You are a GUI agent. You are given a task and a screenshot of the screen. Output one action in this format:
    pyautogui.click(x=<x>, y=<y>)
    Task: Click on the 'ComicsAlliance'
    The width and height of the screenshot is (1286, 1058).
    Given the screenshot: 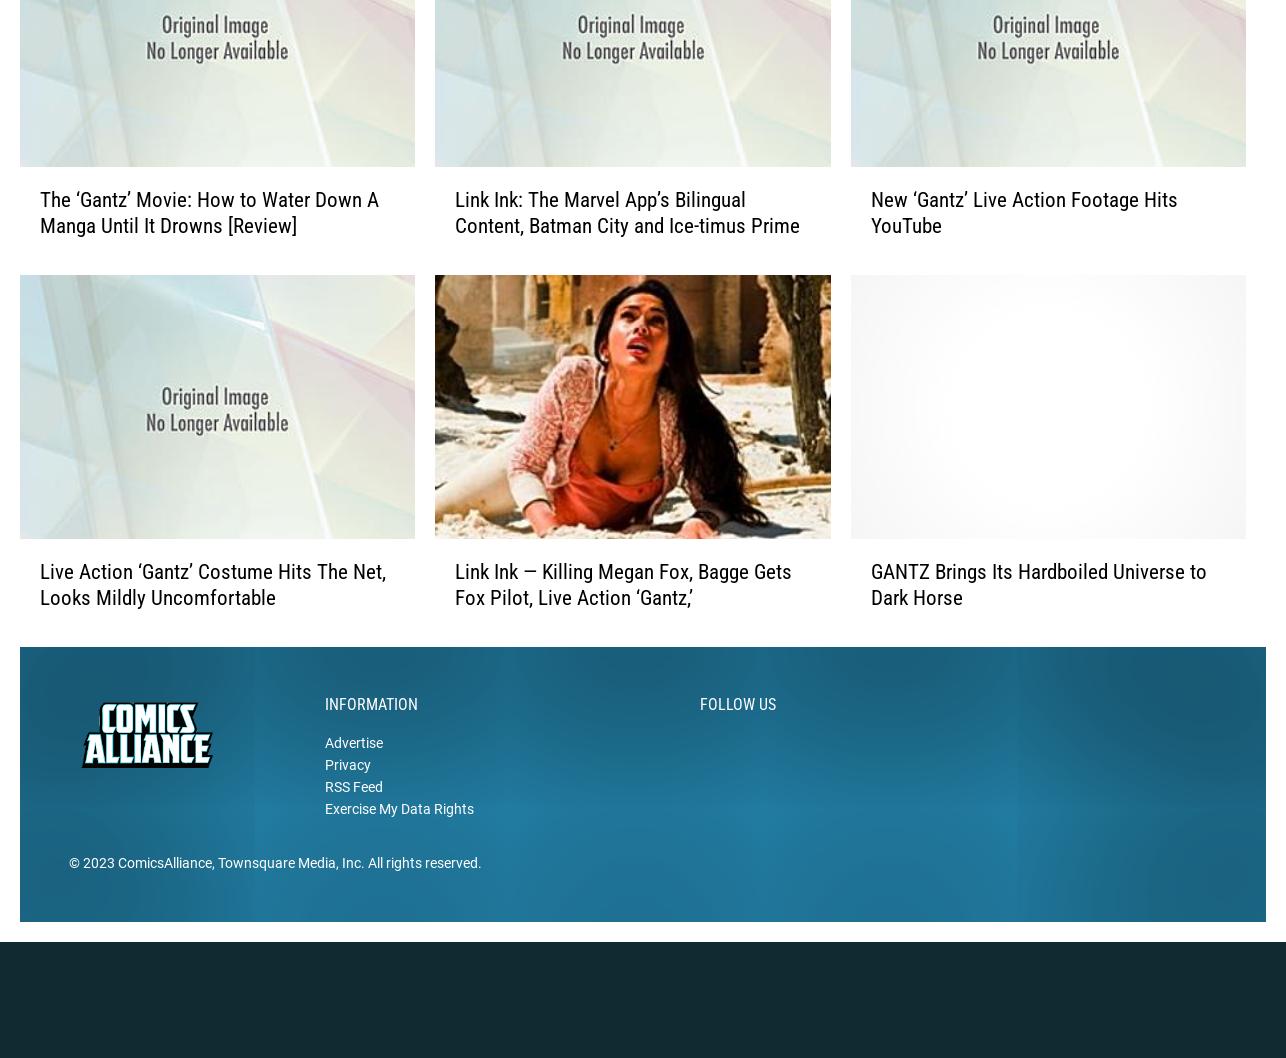 What is the action you would take?
    pyautogui.click(x=118, y=894)
    